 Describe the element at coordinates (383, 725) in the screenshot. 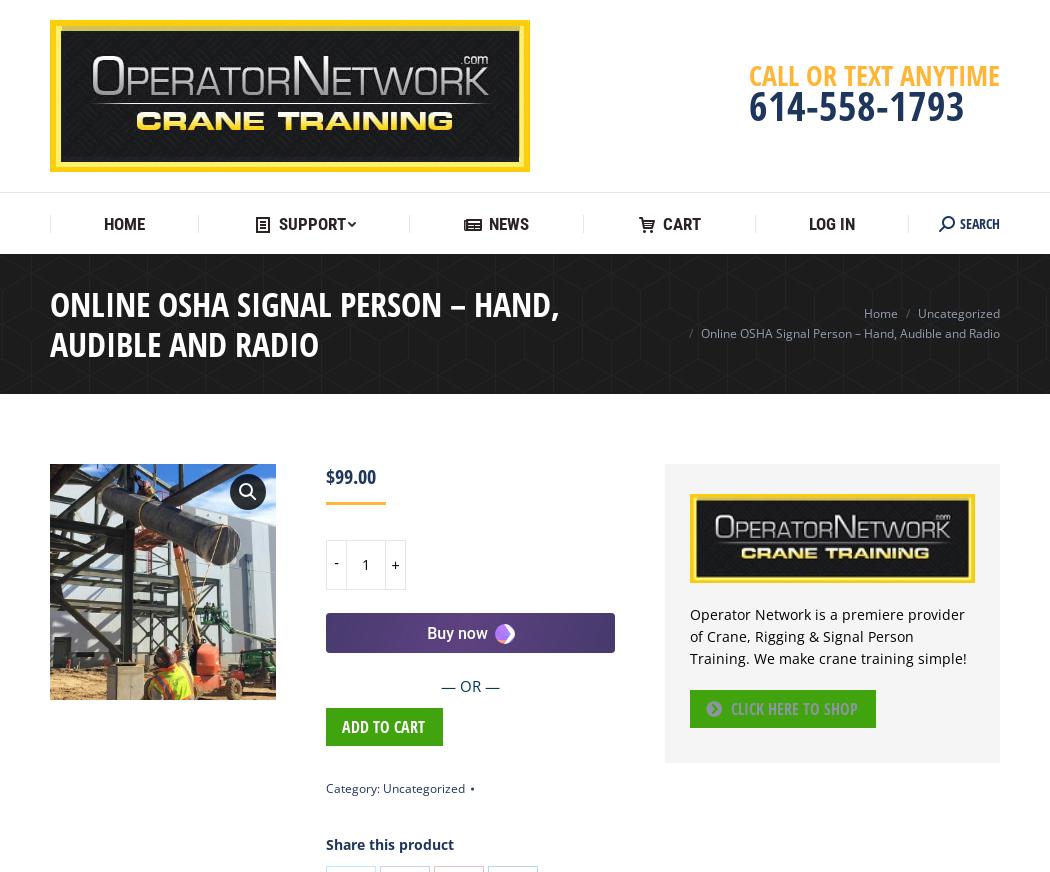

I see `'Add to cart'` at that location.